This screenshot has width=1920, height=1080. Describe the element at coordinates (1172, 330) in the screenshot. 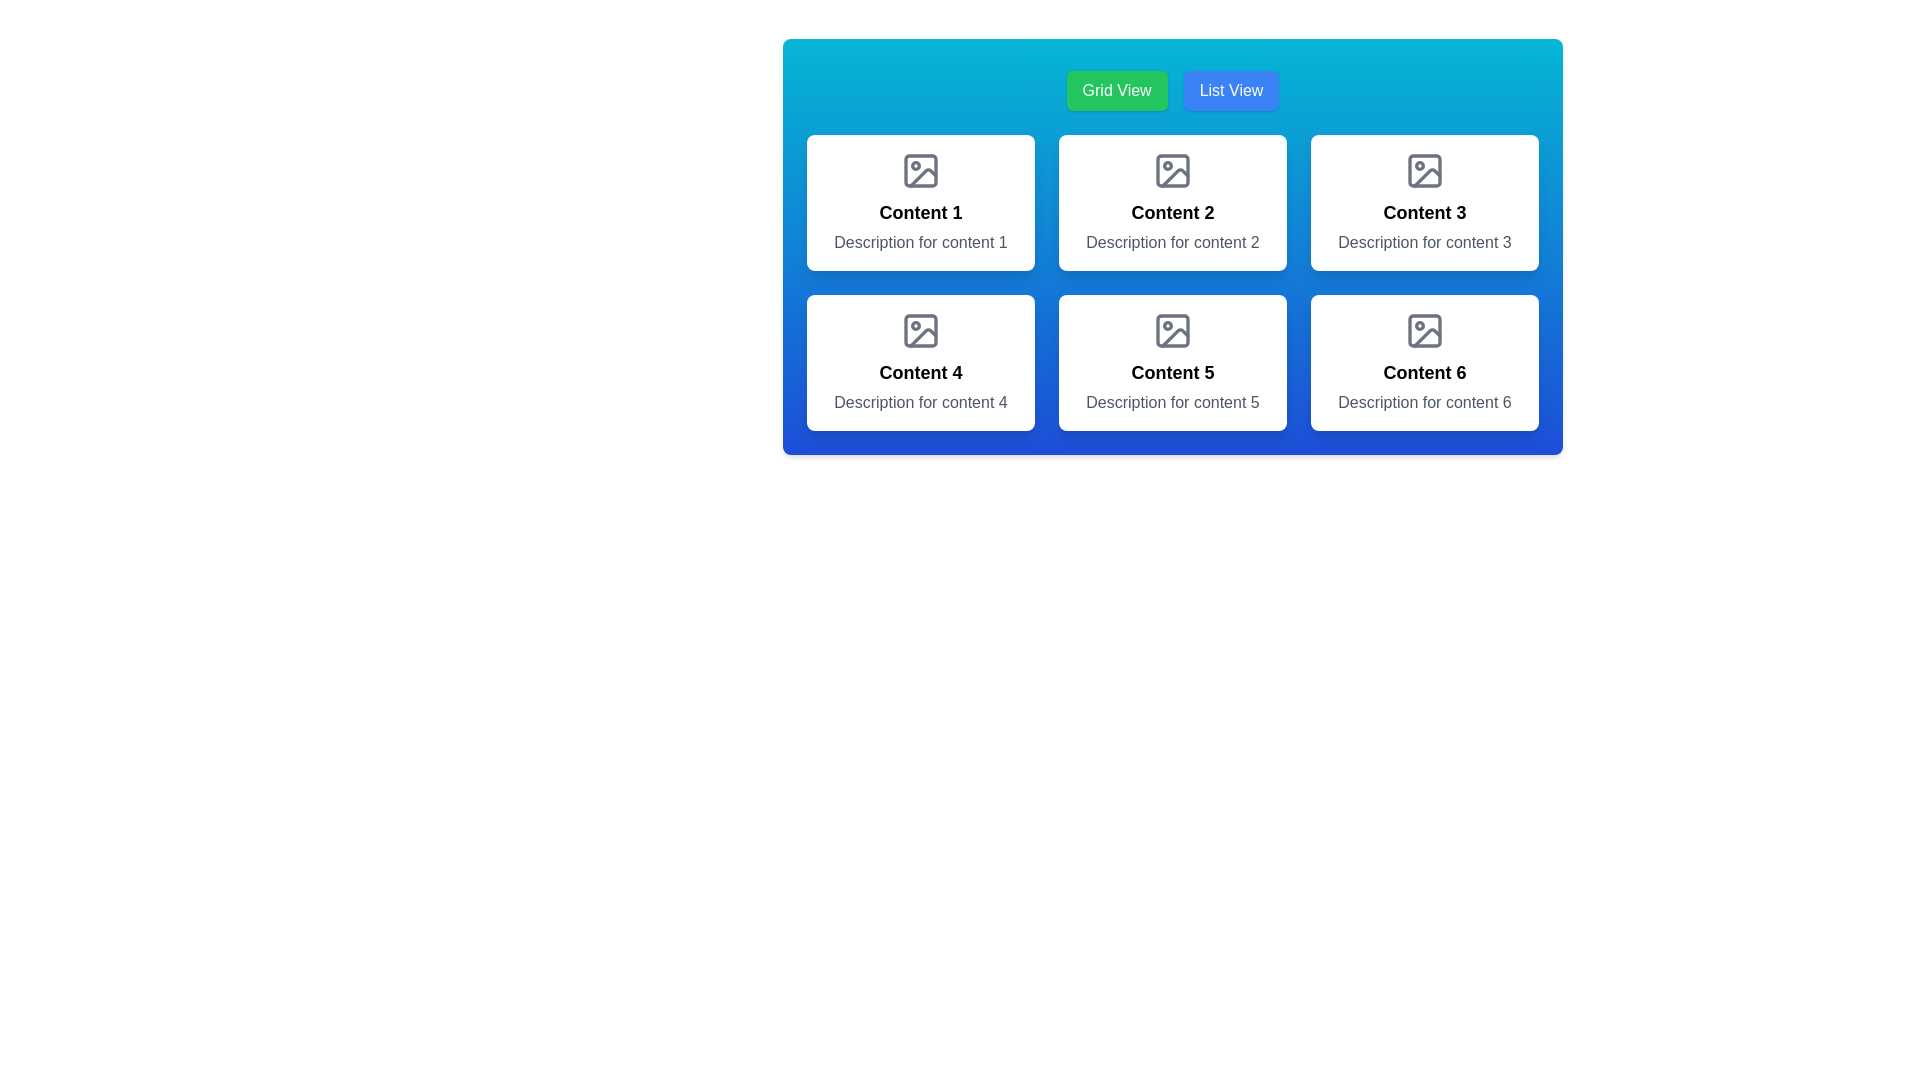

I see `the central rectangle in the 'Content 5' card, which is a light grey decorative rectangle with rounded corners within an SVG image representation` at that location.